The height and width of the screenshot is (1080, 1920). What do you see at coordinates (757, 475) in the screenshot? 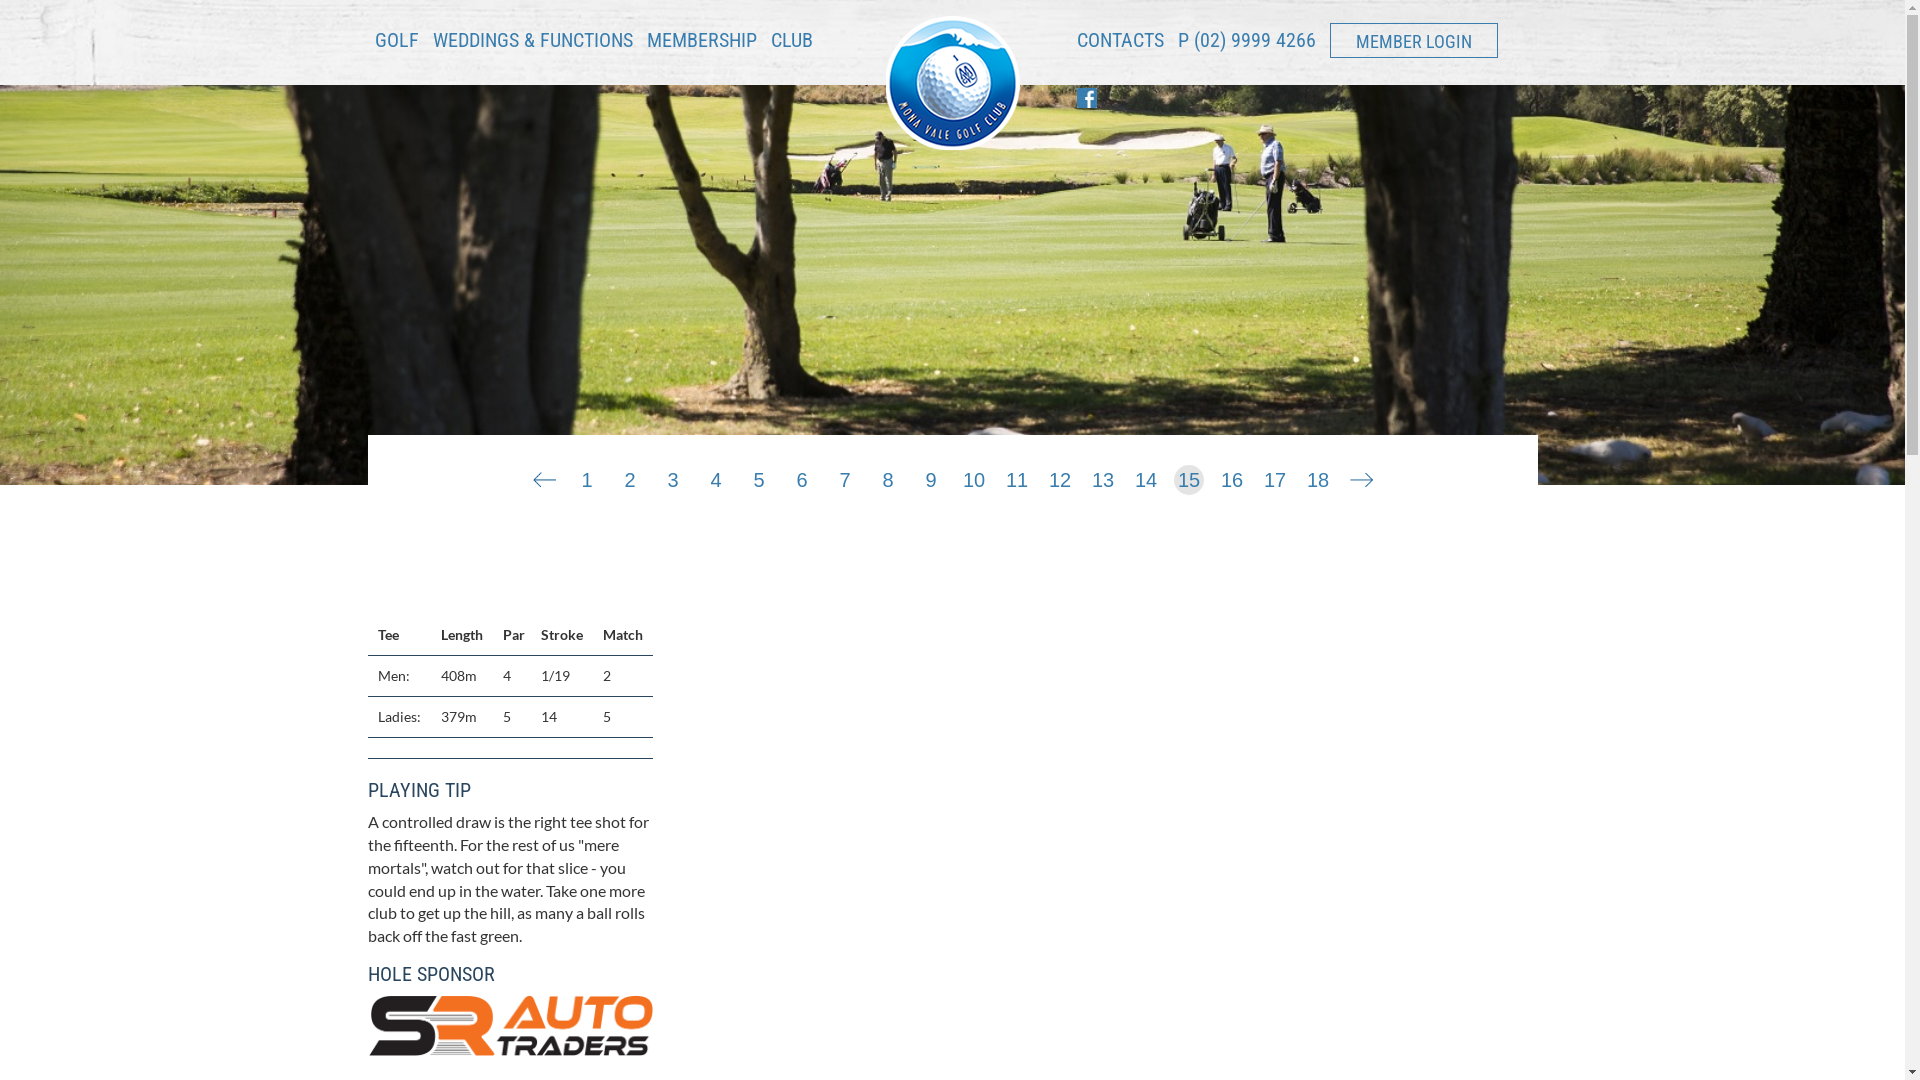
I see `'5'` at bounding box center [757, 475].